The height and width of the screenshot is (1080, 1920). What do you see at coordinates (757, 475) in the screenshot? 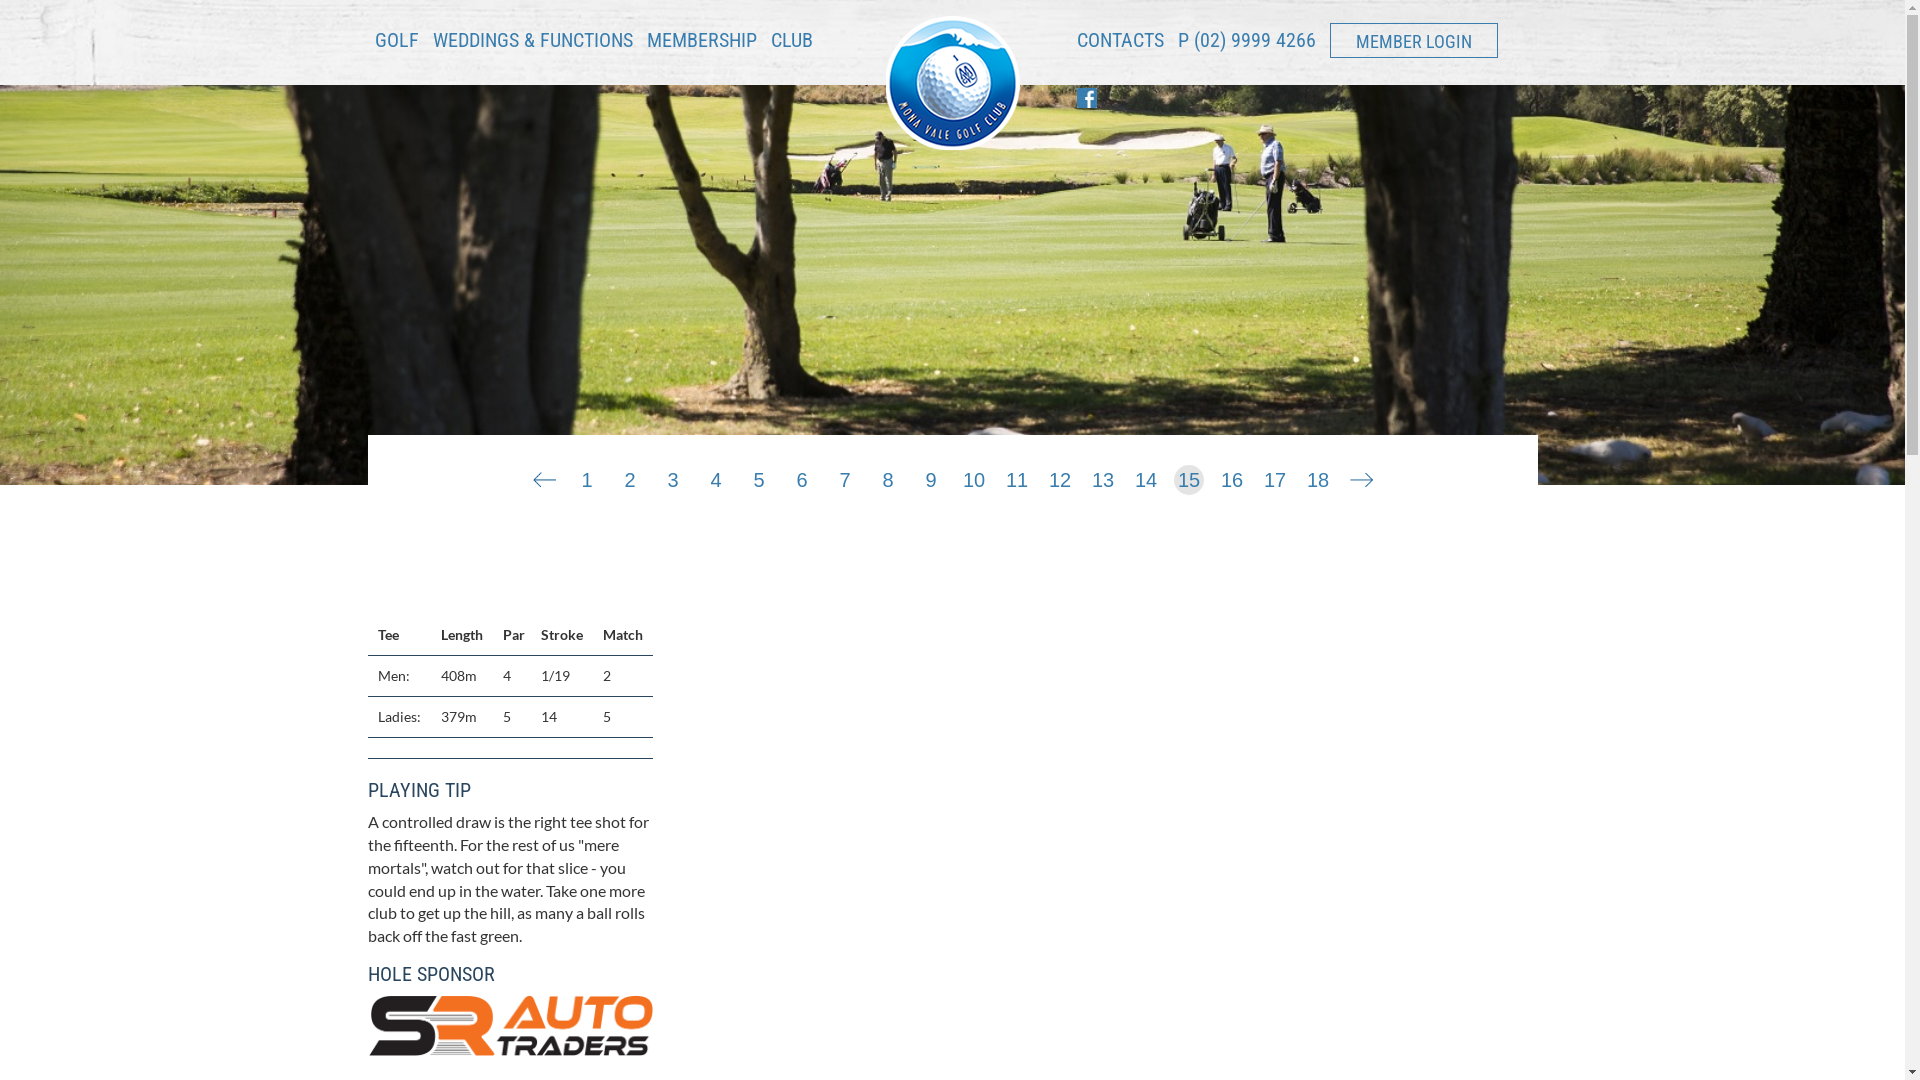
I see `'5'` at bounding box center [757, 475].